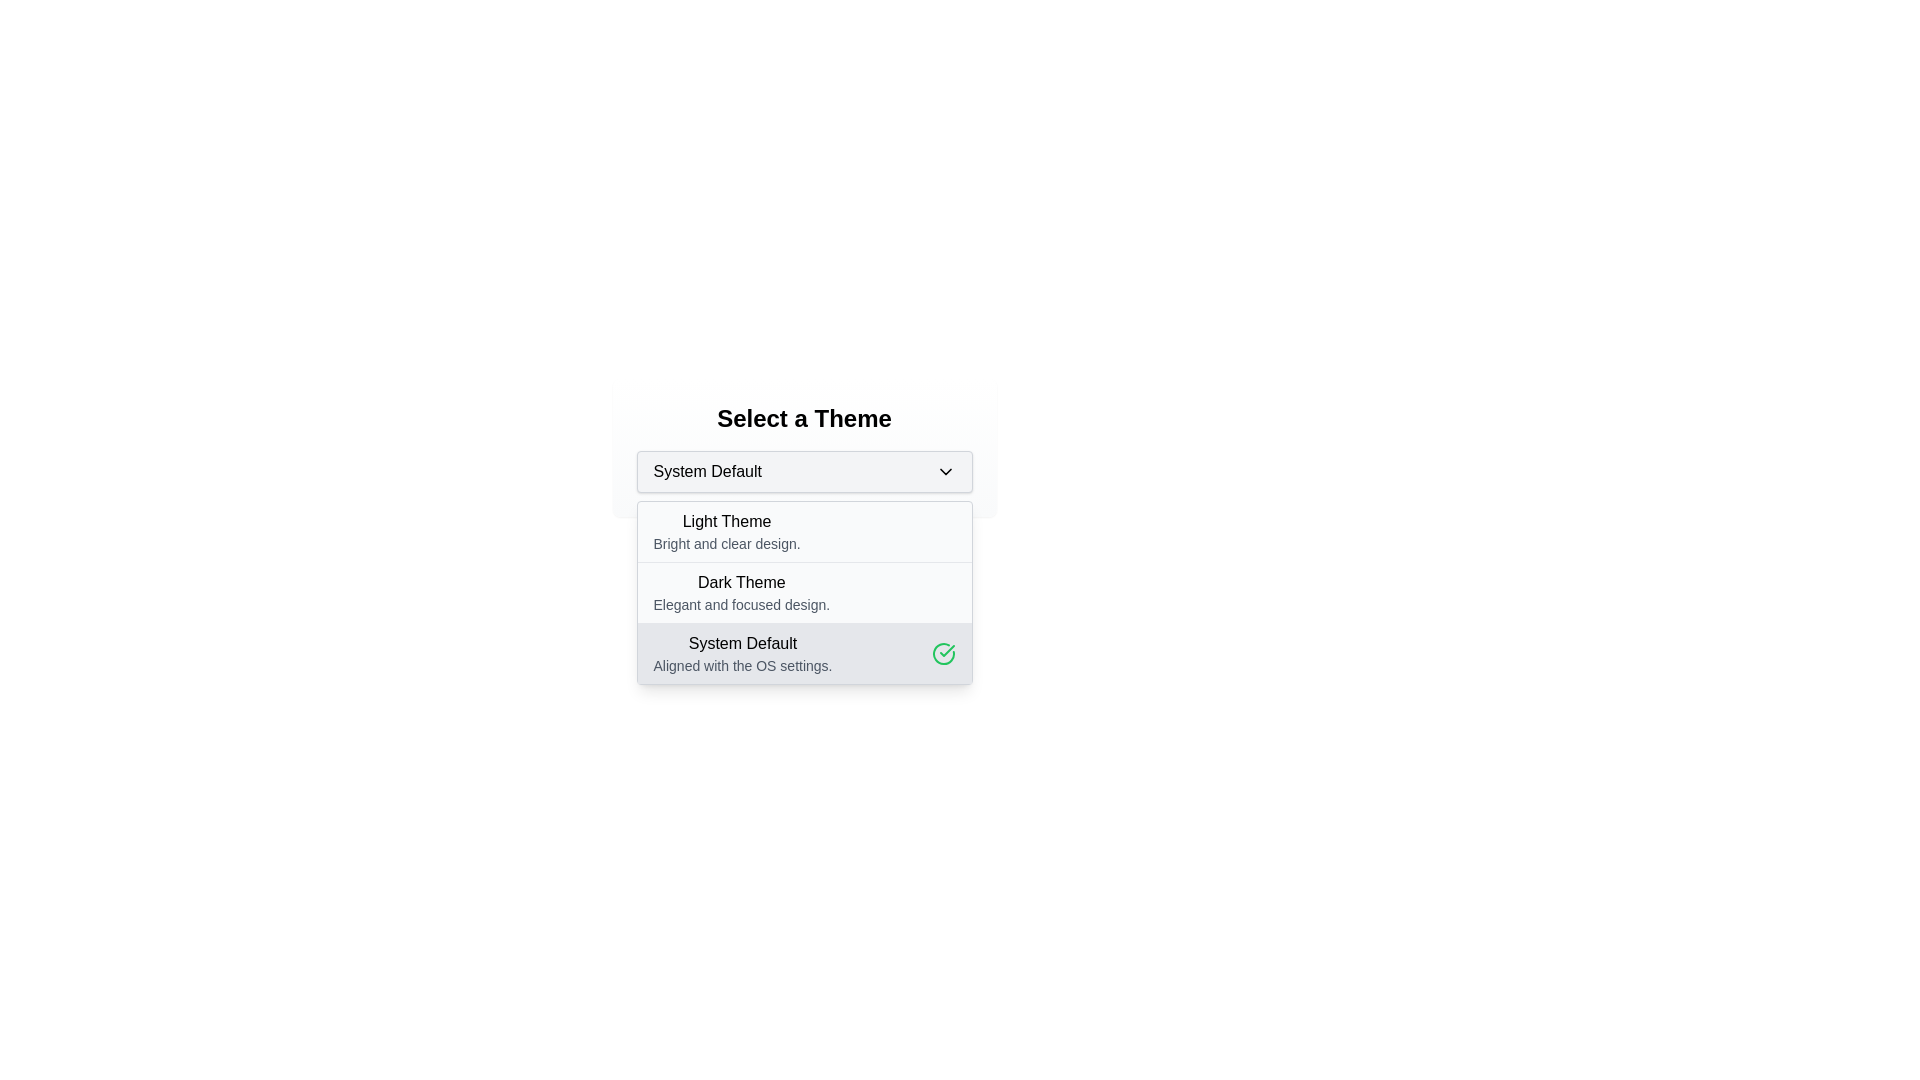 The height and width of the screenshot is (1080, 1920). I want to click on the text label displaying 'Aligned with the OS settings.' which is positioned below the 'System Default' label in the dropdown menu under the 'Select a Theme' panel, so click(742, 666).